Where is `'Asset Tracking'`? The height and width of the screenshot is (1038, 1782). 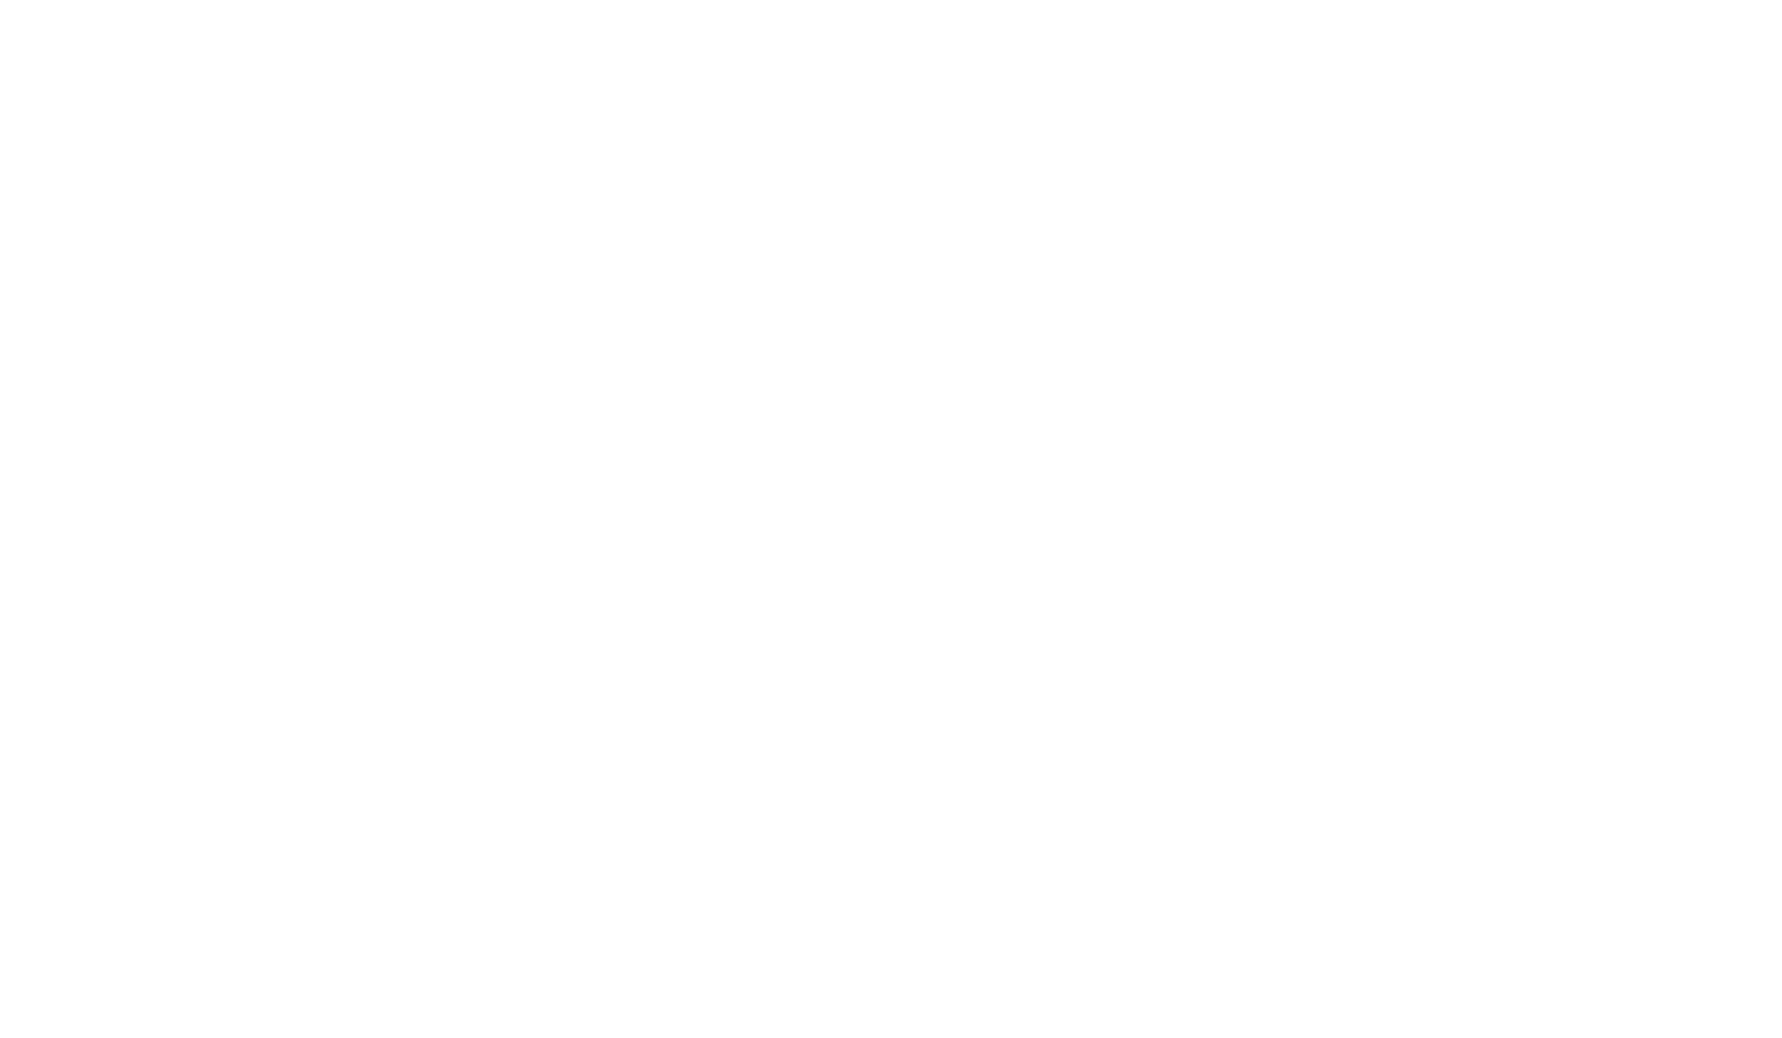 'Asset Tracking' is located at coordinates (492, 197).